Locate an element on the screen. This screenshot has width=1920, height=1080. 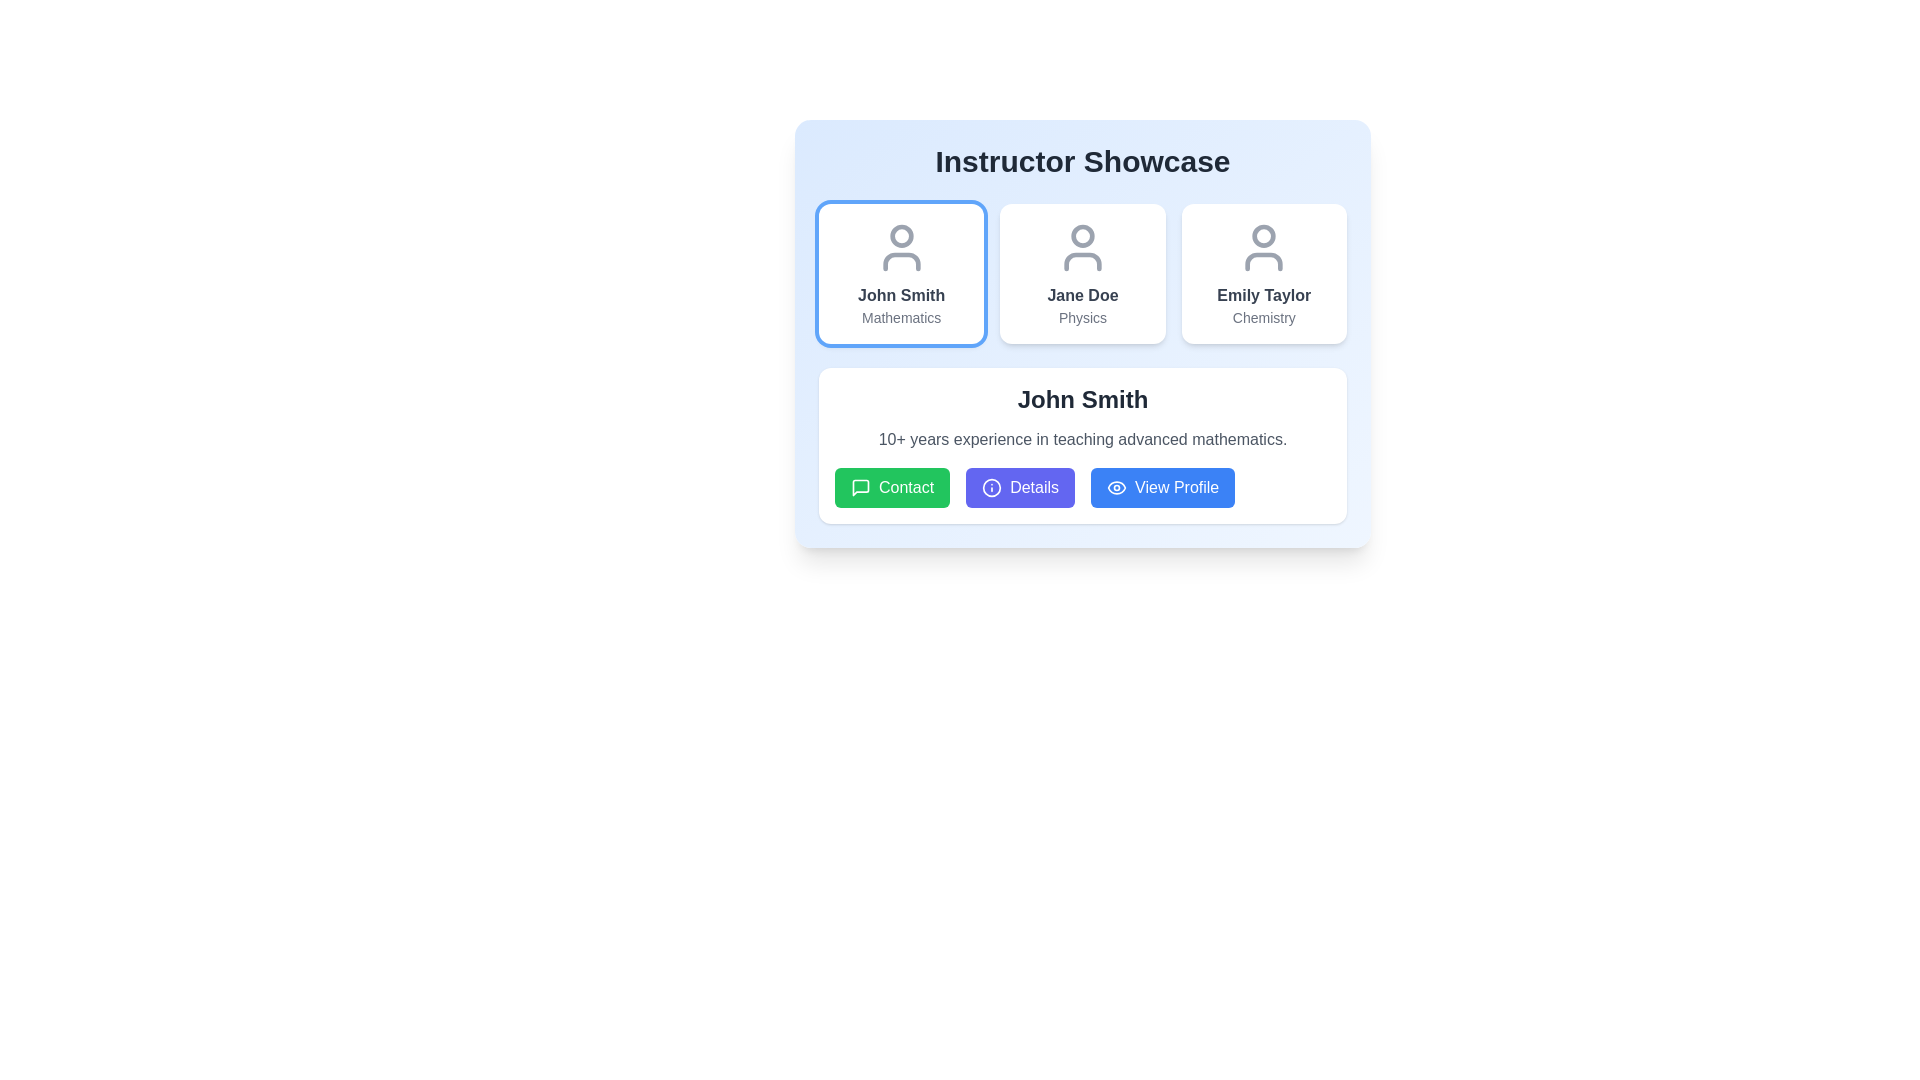
the Profile Card displaying the user profile icon of 'Jane Doe' in the middle column of the grid layout is located at coordinates (1082, 333).